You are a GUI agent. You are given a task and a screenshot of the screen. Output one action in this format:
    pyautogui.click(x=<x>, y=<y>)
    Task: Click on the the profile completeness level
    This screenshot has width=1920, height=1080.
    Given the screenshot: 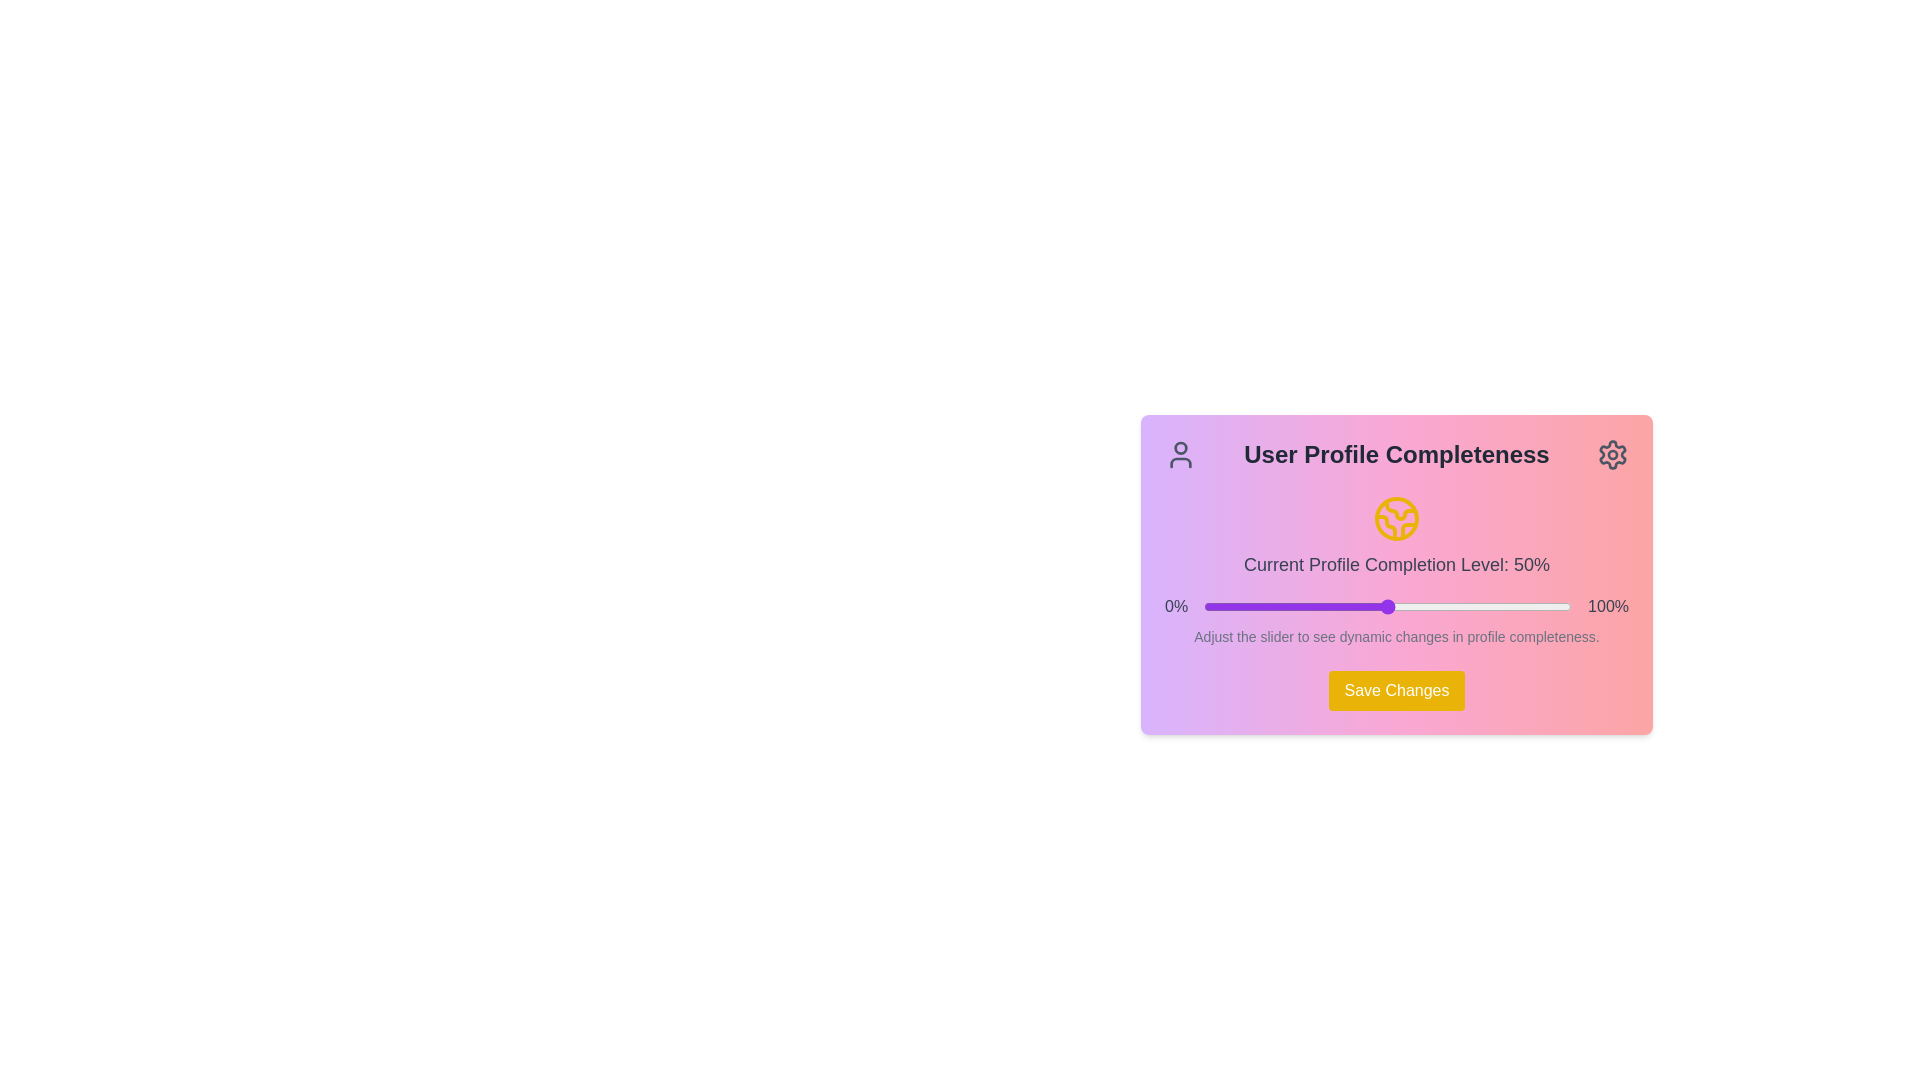 What is the action you would take?
    pyautogui.click(x=1446, y=605)
    